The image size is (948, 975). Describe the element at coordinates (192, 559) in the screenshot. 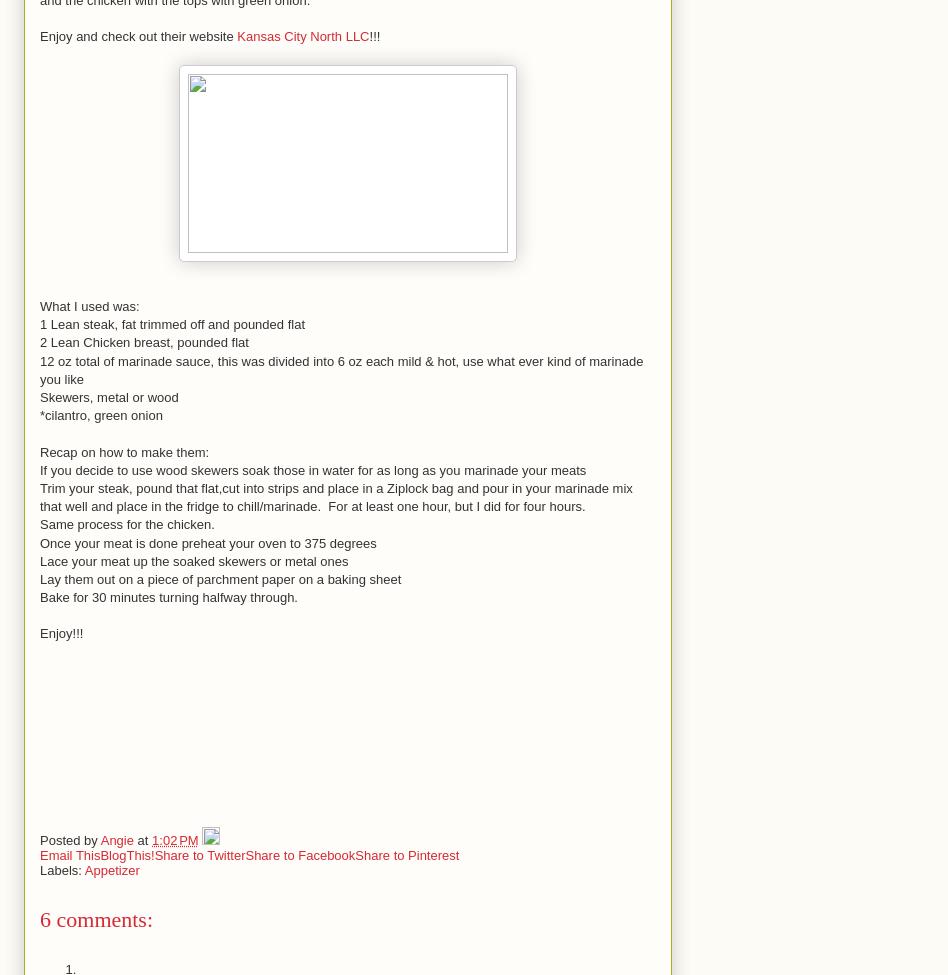

I see `'Lace your meat up the soaked skewers or metal ones'` at that location.